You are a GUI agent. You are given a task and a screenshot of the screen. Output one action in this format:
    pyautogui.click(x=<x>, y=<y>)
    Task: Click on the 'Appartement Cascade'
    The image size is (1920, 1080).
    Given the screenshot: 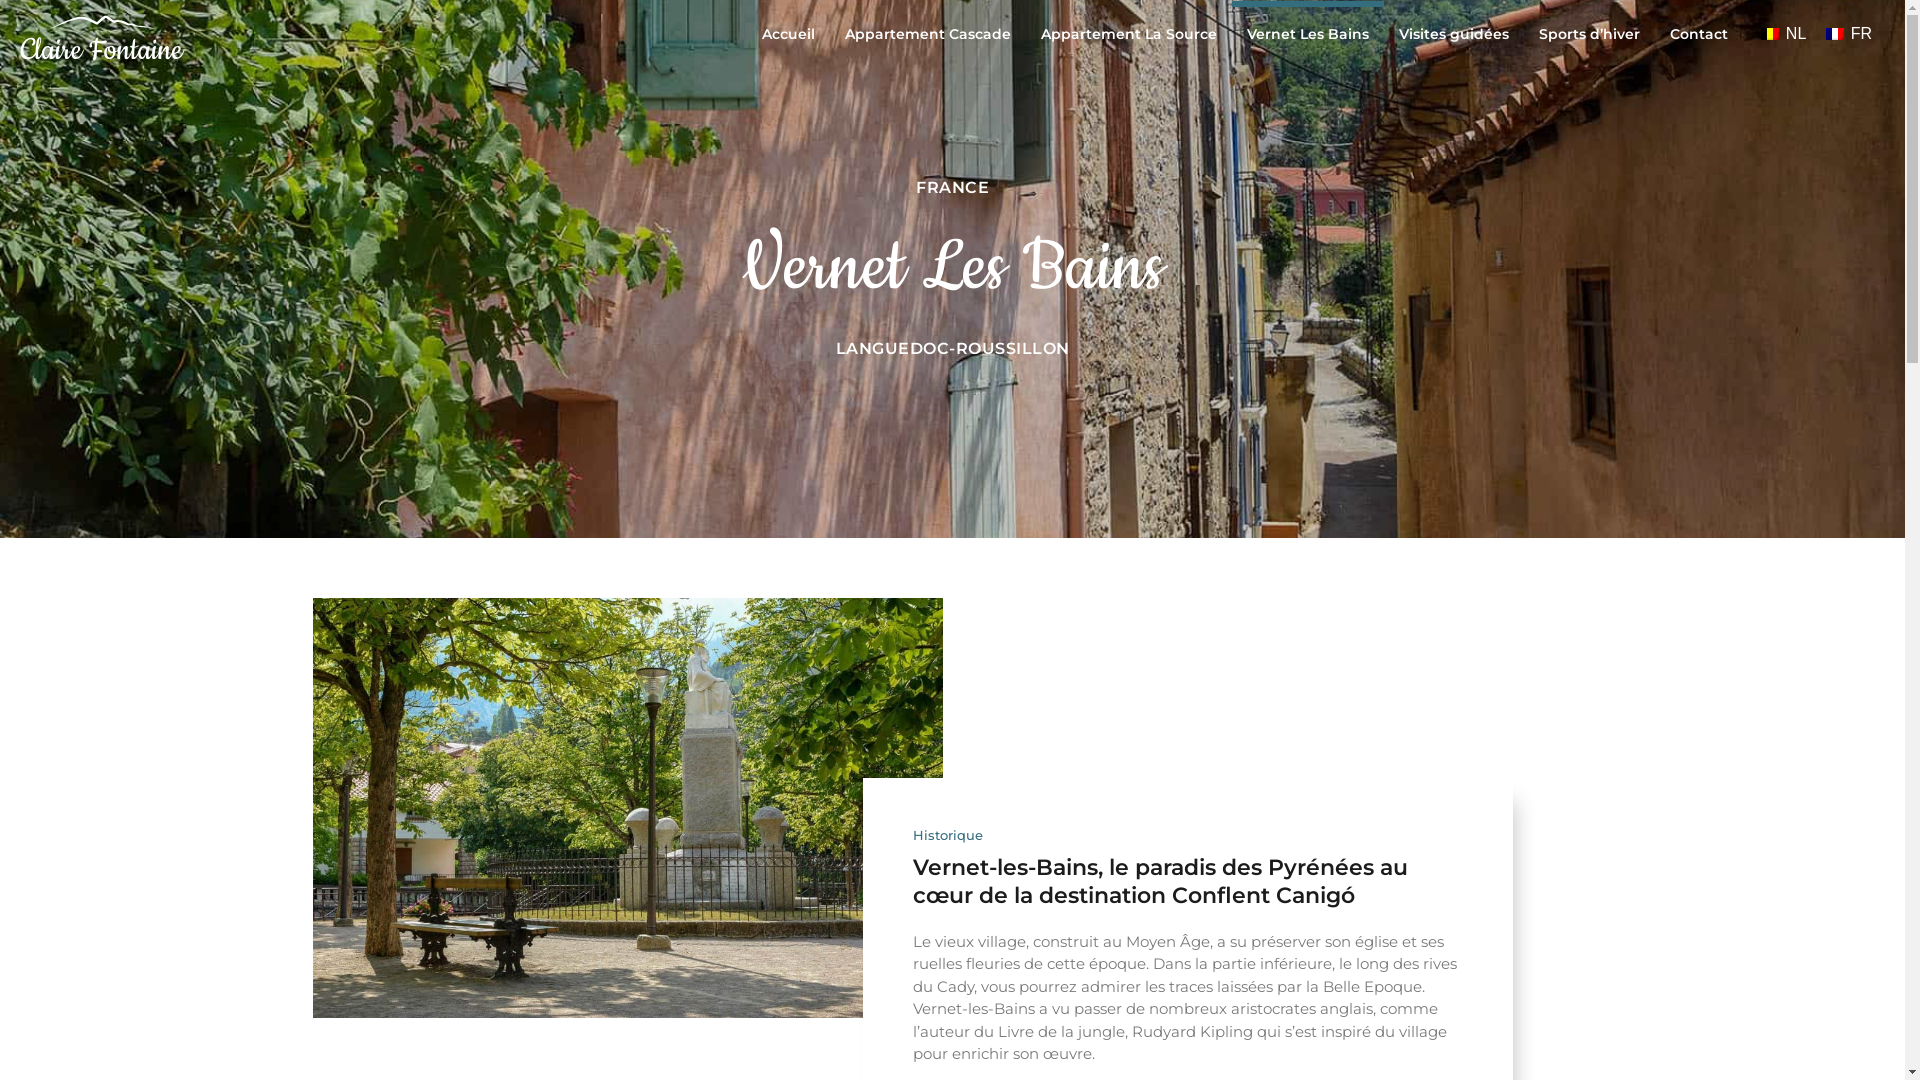 What is the action you would take?
    pyautogui.click(x=926, y=34)
    